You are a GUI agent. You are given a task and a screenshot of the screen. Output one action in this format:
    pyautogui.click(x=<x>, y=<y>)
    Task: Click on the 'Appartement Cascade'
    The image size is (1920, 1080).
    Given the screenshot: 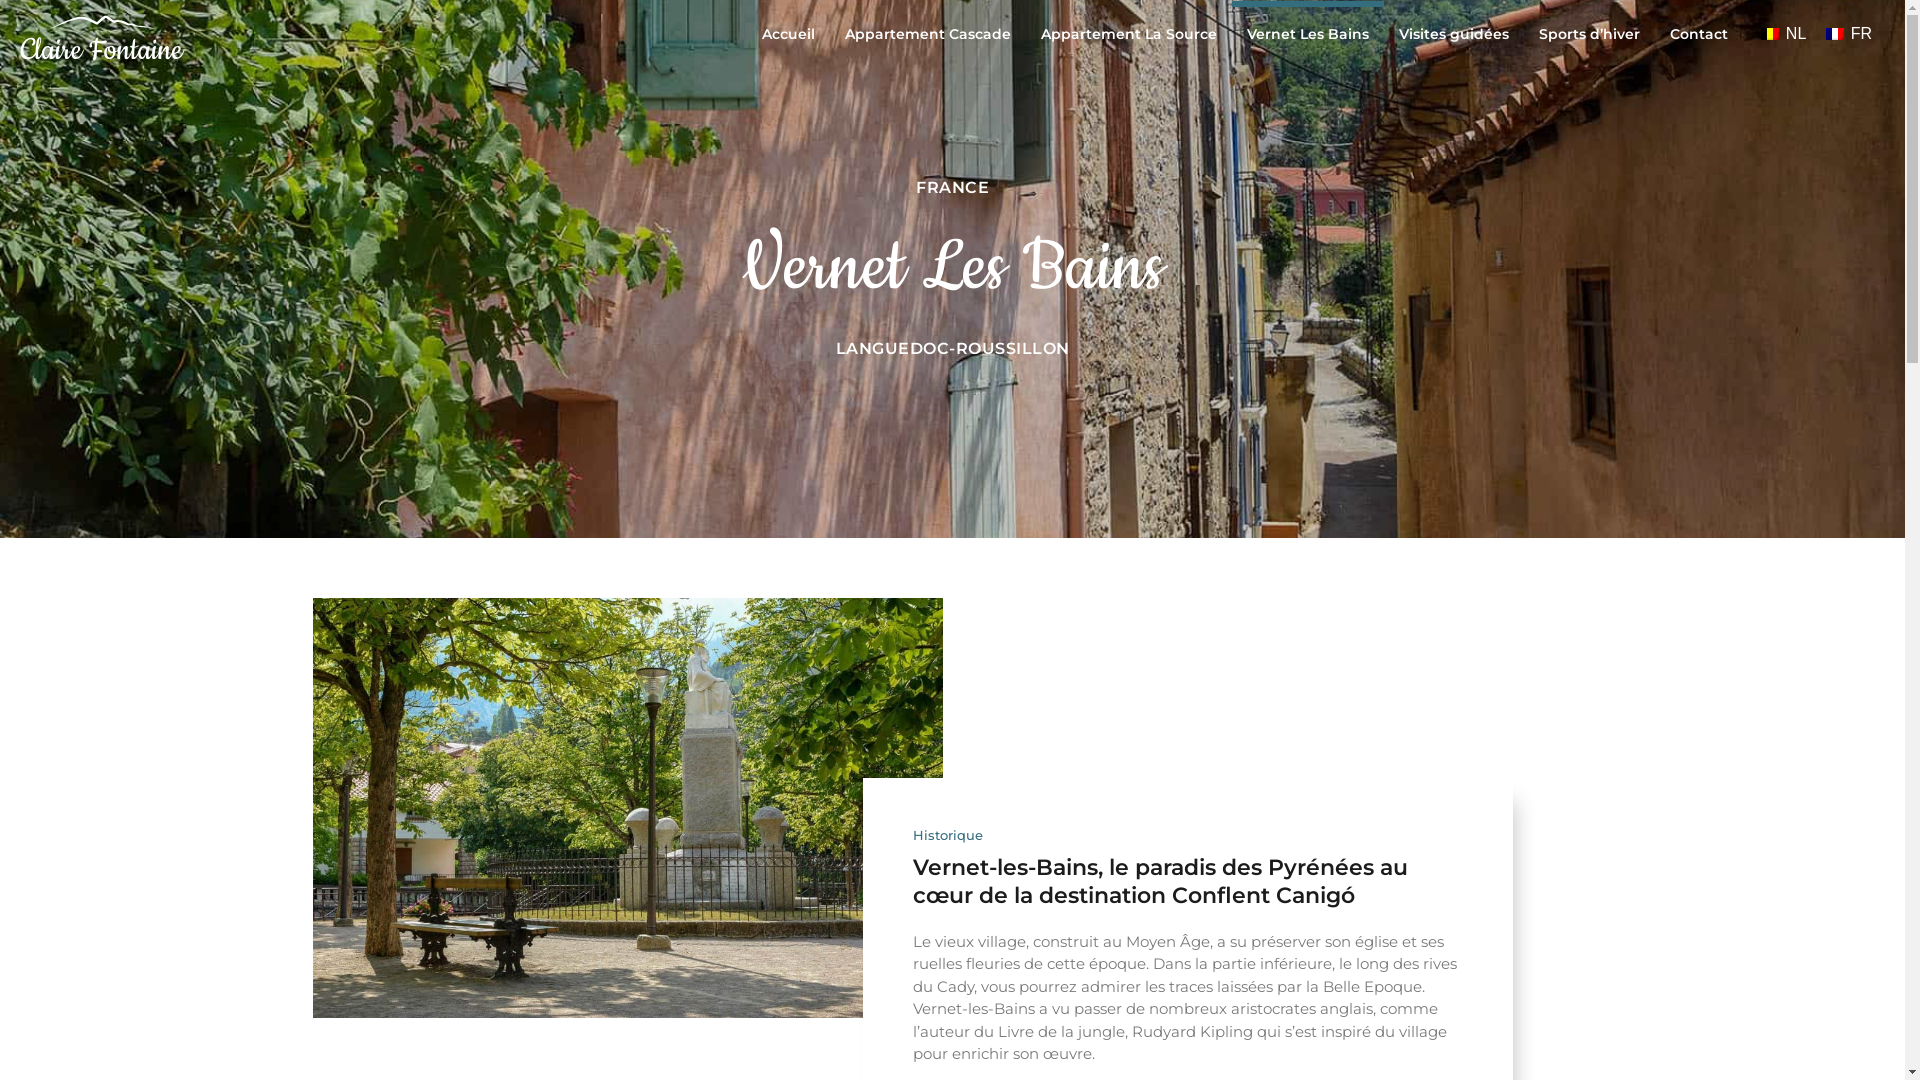 What is the action you would take?
    pyautogui.click(x=926, y=34)
    